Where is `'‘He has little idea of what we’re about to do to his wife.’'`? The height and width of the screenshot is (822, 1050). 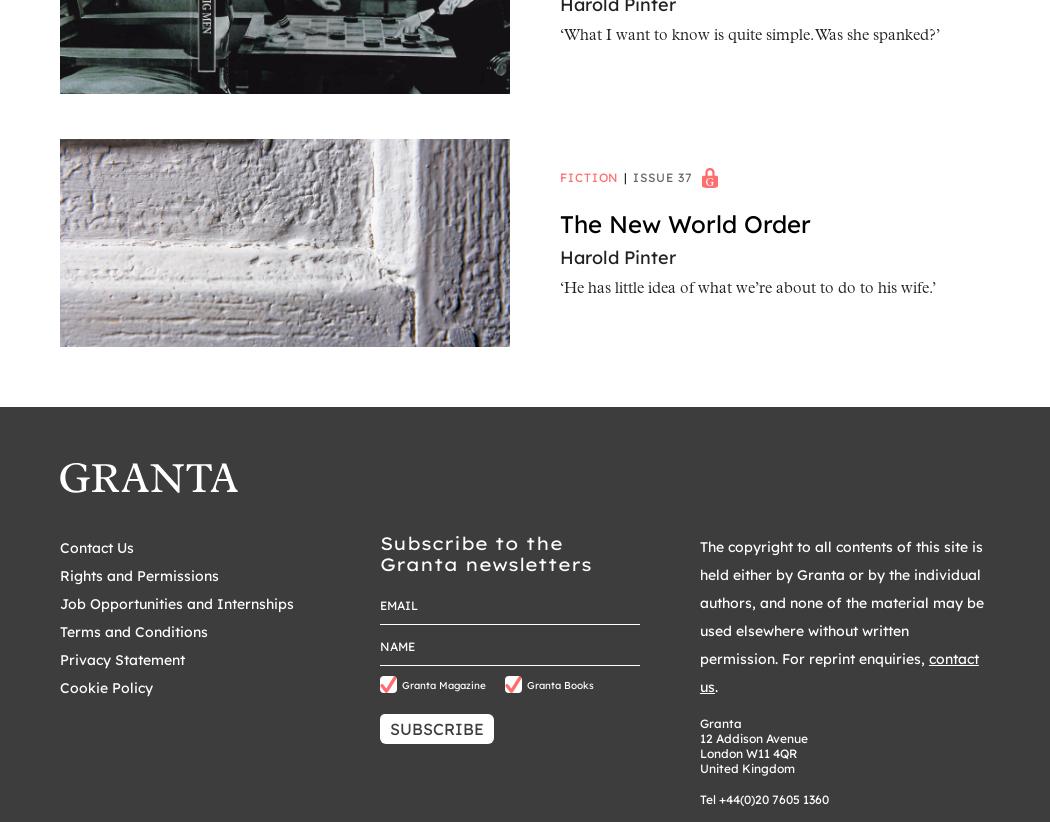 '‘He has little idea of what we’re about to do to his wife.’' is located at coordinates (559, 290).